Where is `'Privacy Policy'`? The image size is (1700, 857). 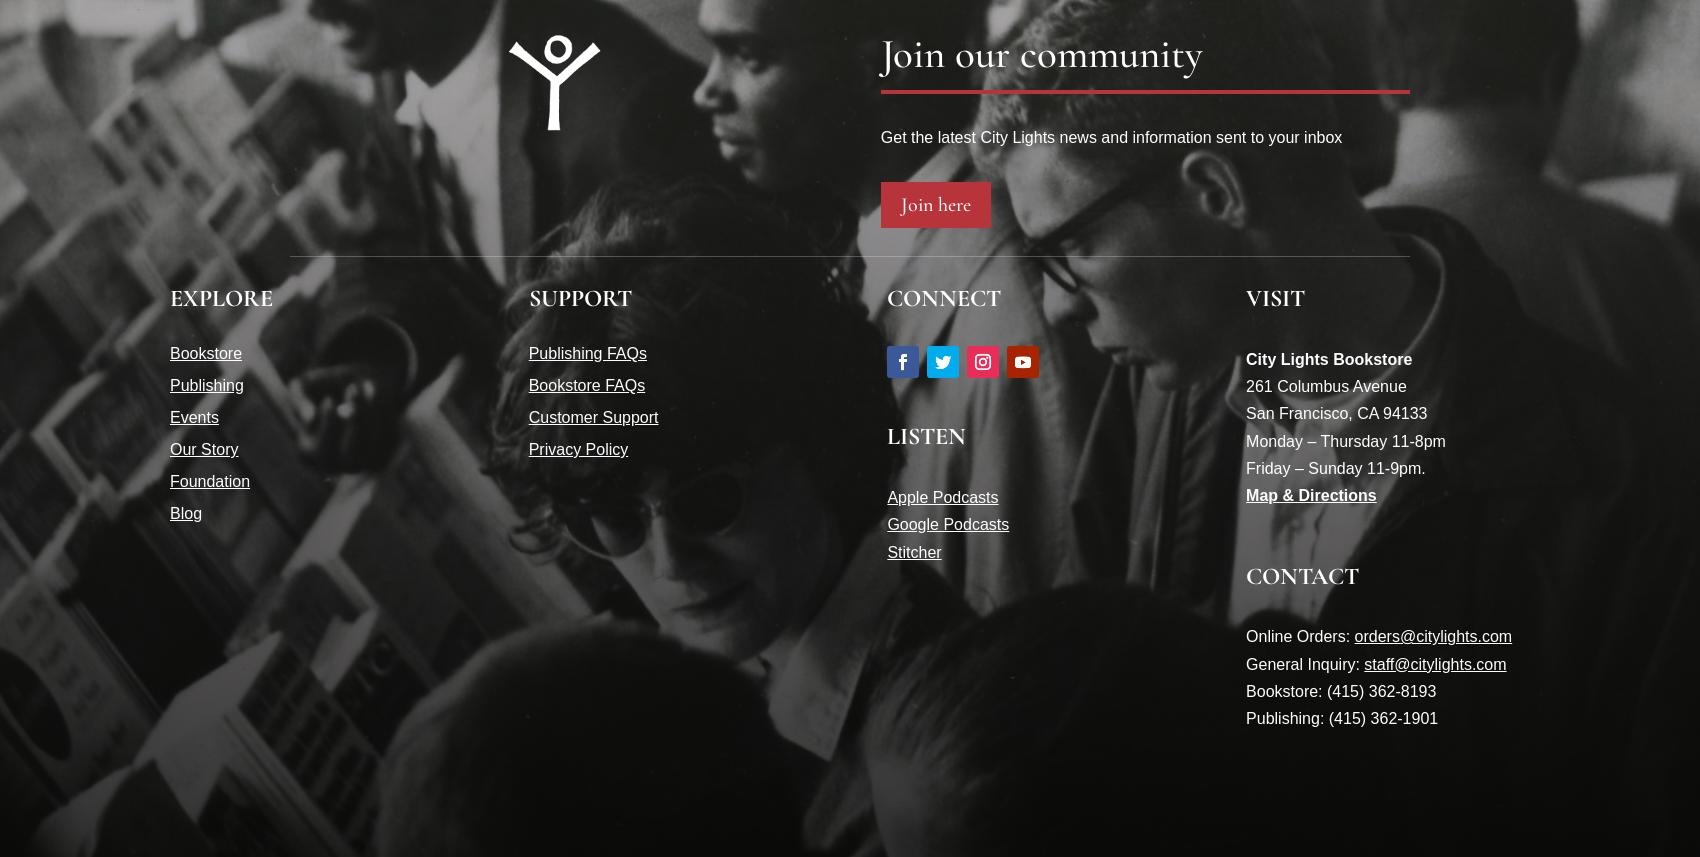
'Privacy Policy' is located at coordinates (577, 448).